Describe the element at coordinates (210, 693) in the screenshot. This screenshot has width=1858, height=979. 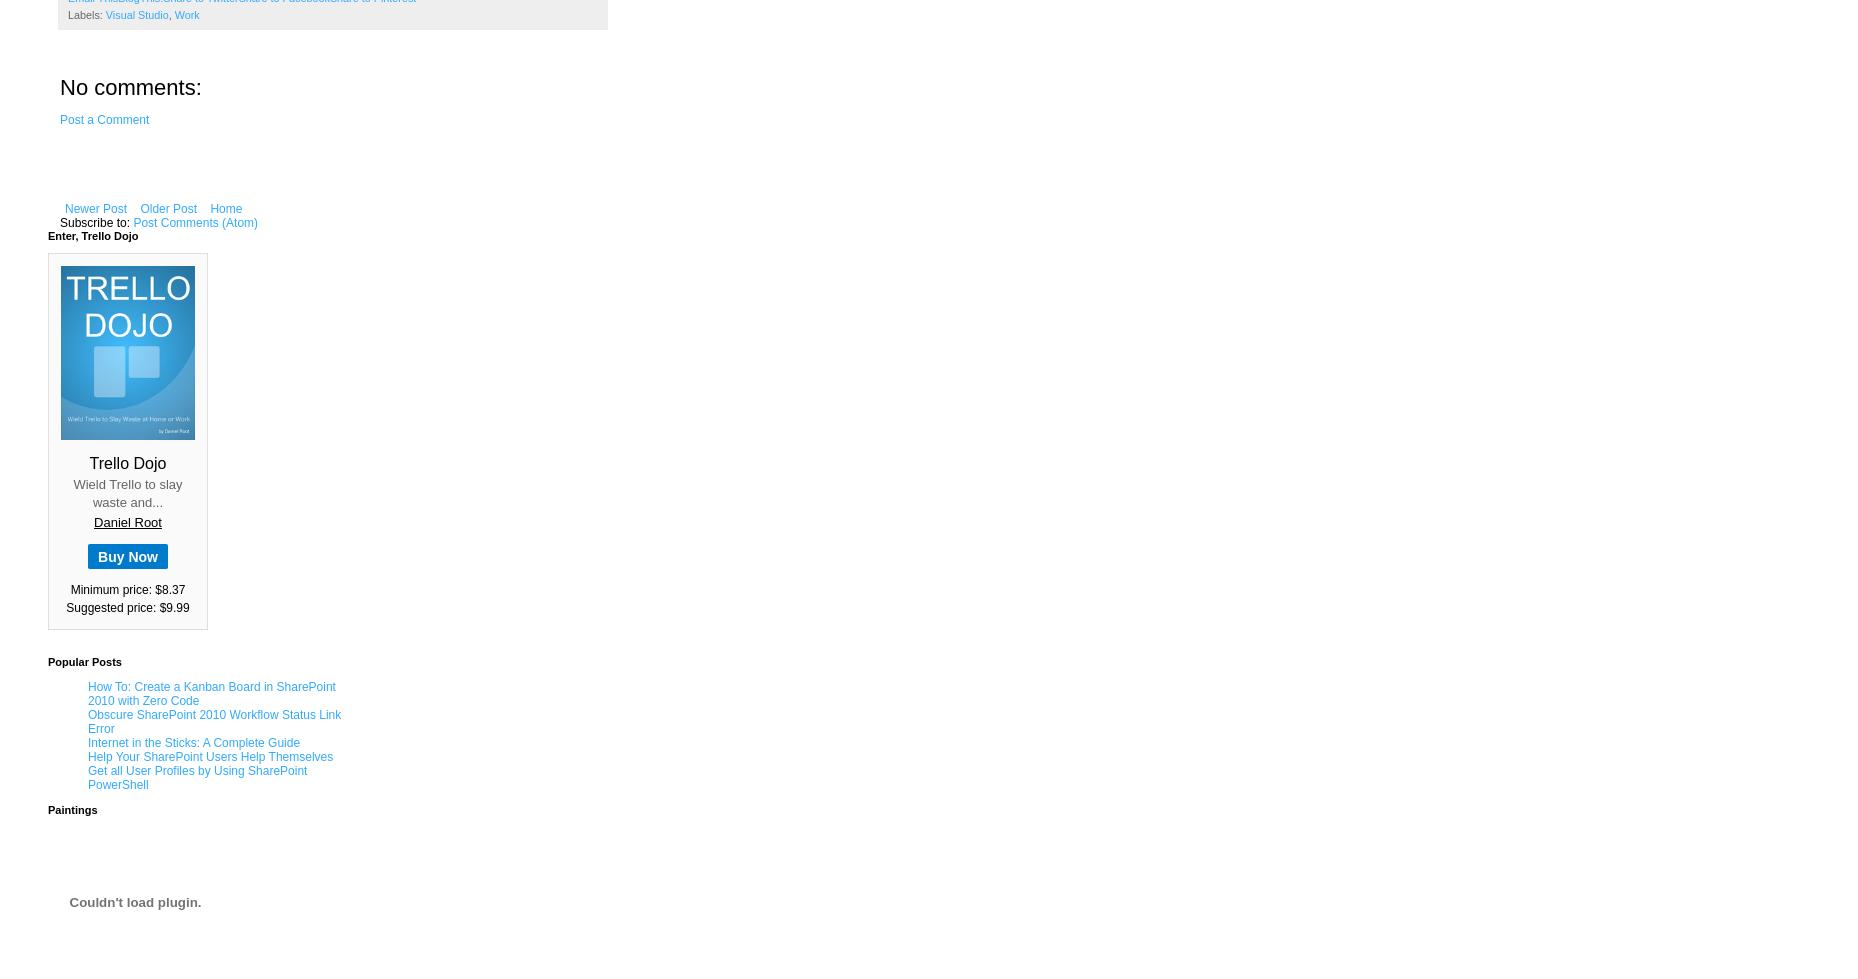
I see `'How To: Create a Kanban Board in SharePoint 2010 with Zero Code'` at that location.